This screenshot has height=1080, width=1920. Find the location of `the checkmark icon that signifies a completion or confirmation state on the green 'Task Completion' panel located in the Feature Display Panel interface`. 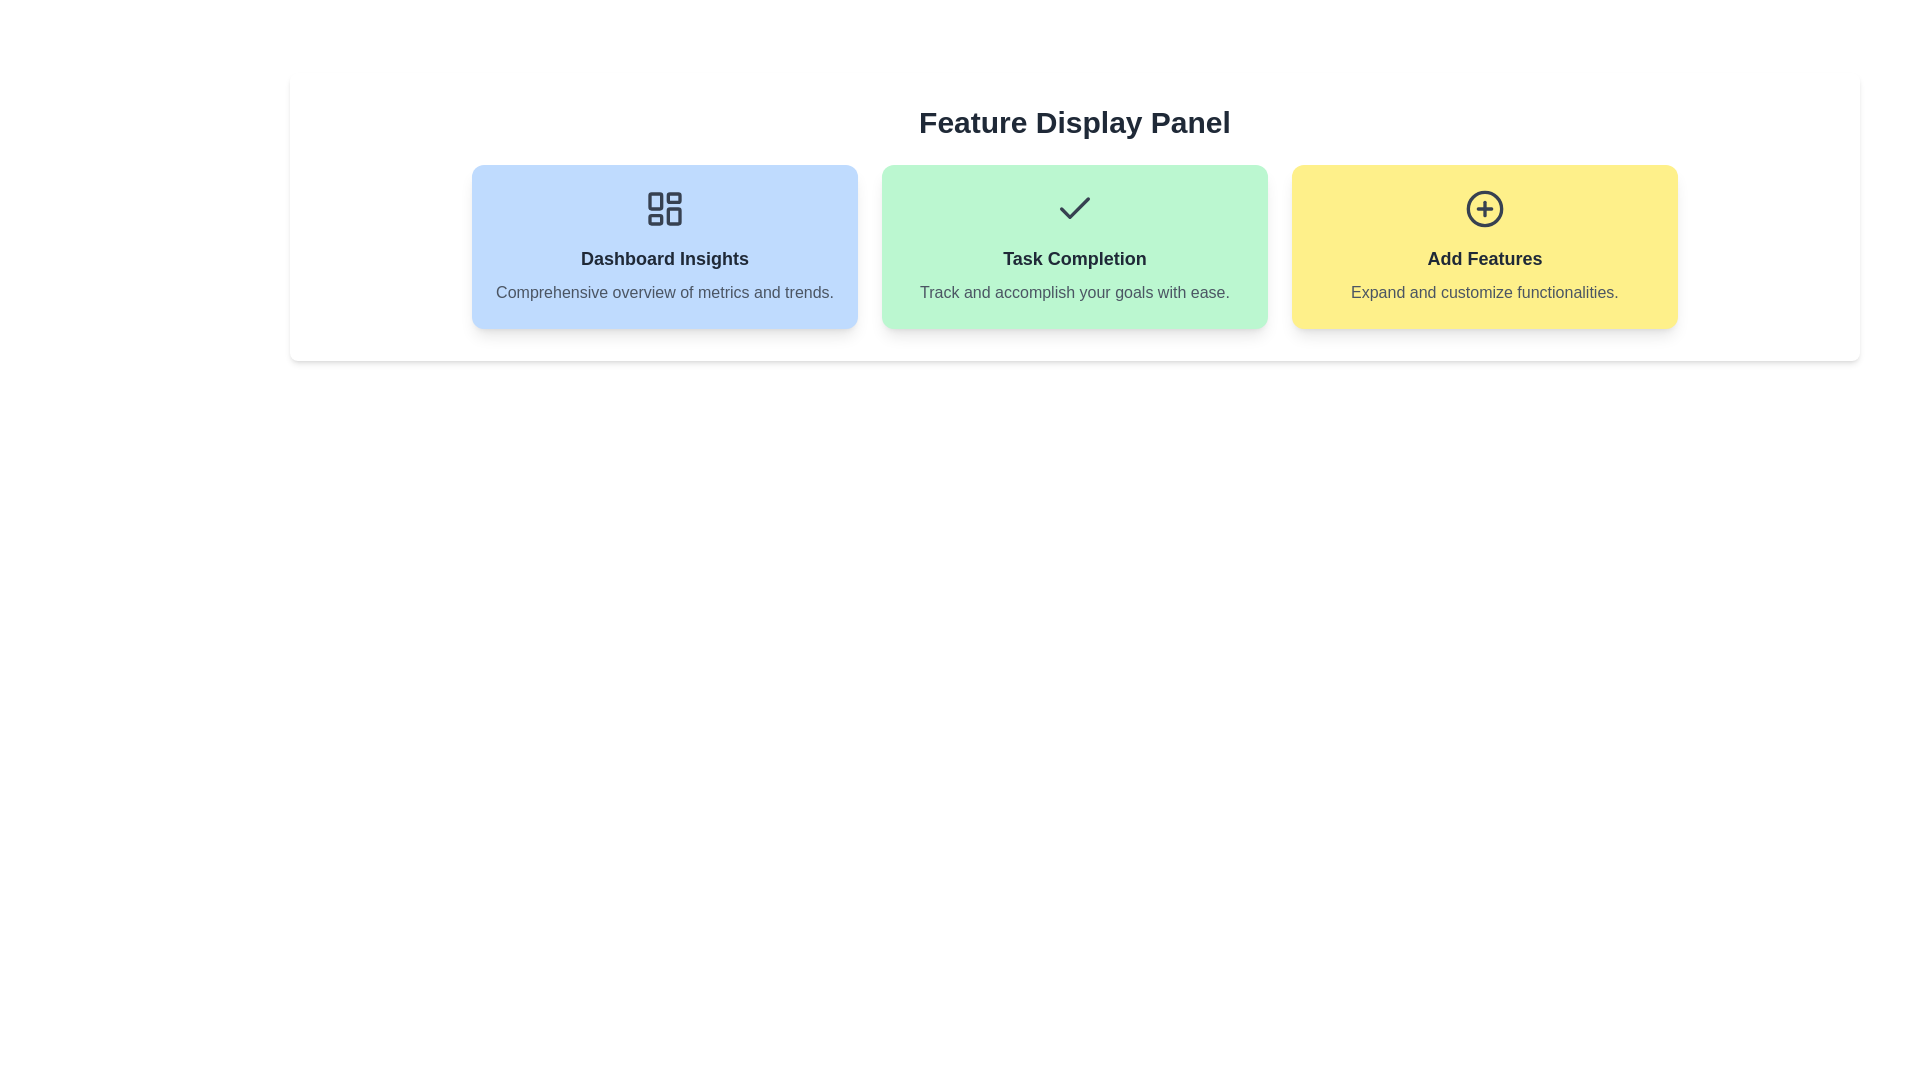

the checkmark icon that signifies a completion or confirmation state on the green 'Task Completion' panel located in the Feature Display Panel interface is located at coordinates (1074, 208).